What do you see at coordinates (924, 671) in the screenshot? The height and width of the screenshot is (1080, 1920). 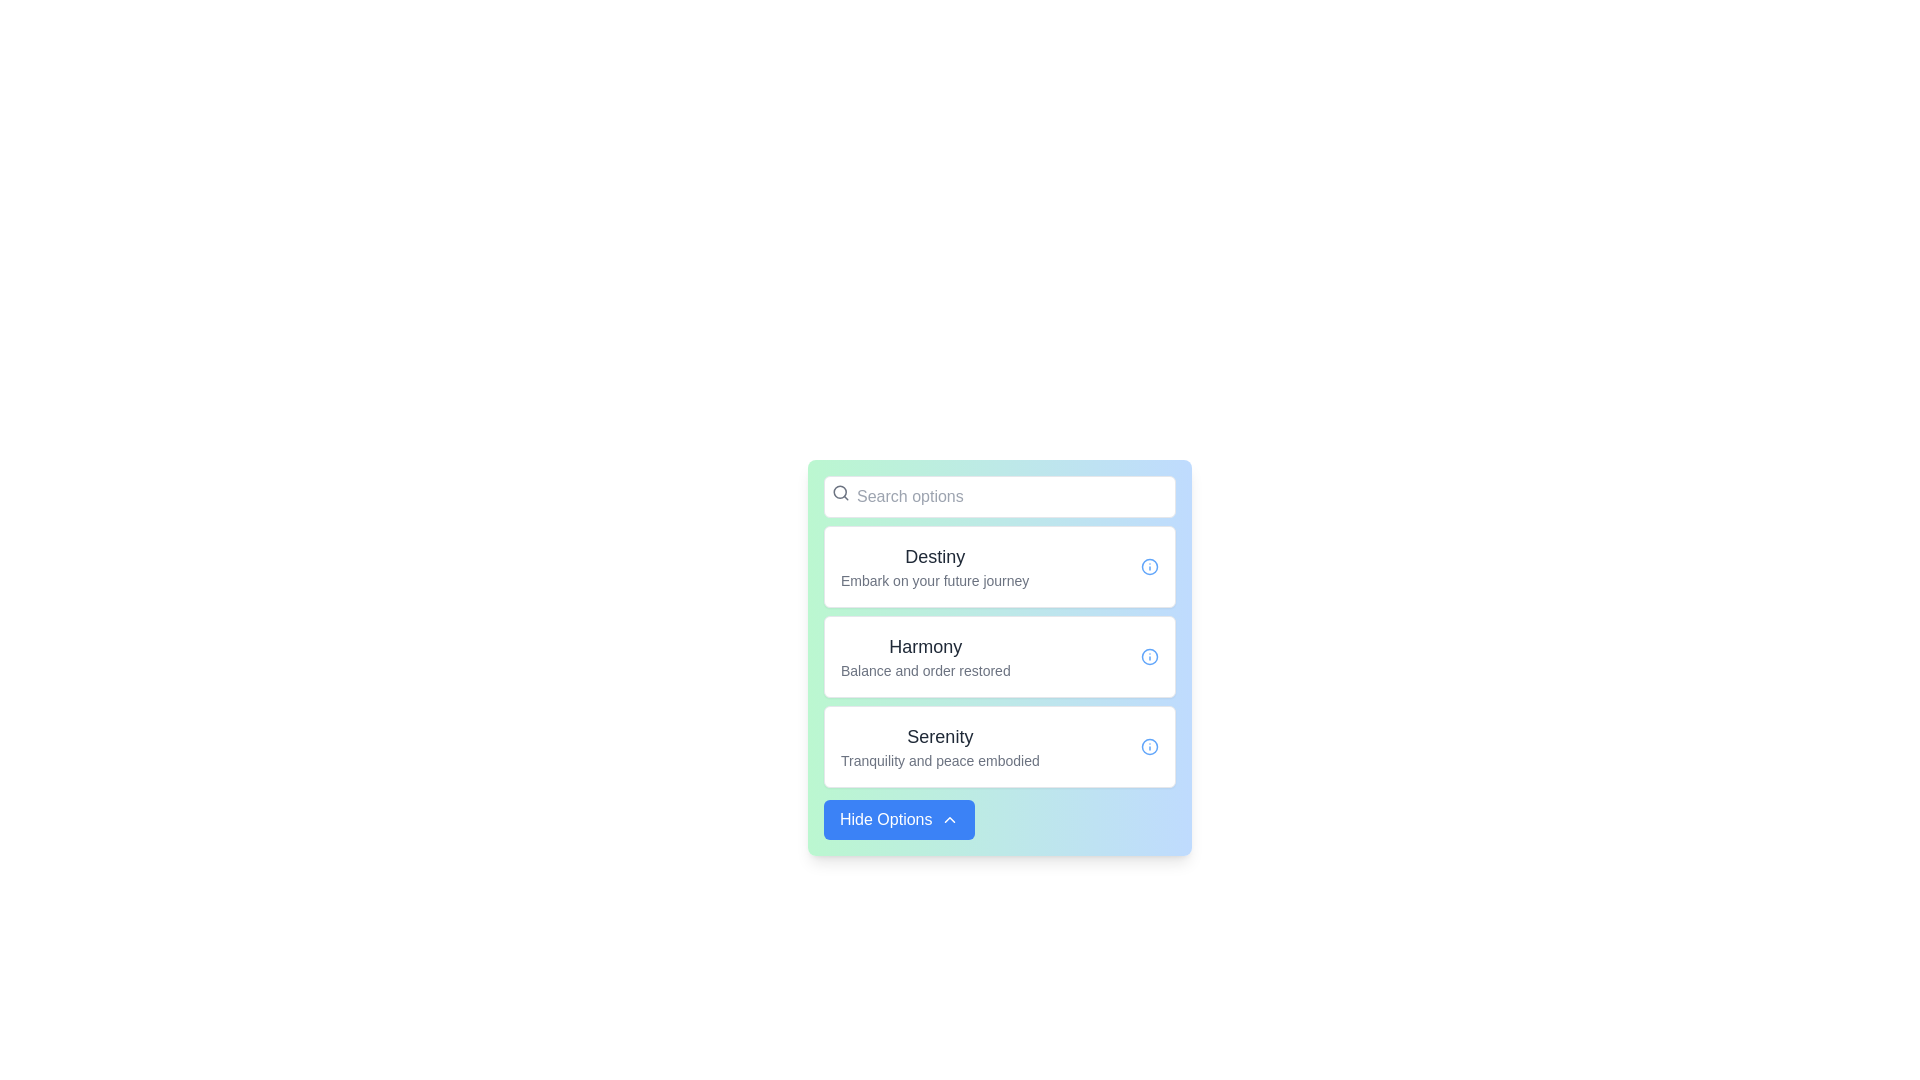 I see `the static text label that provides supplementary information for the main header 'Harmony', located directly below it within the card layout` at bounding box center [924, 671].